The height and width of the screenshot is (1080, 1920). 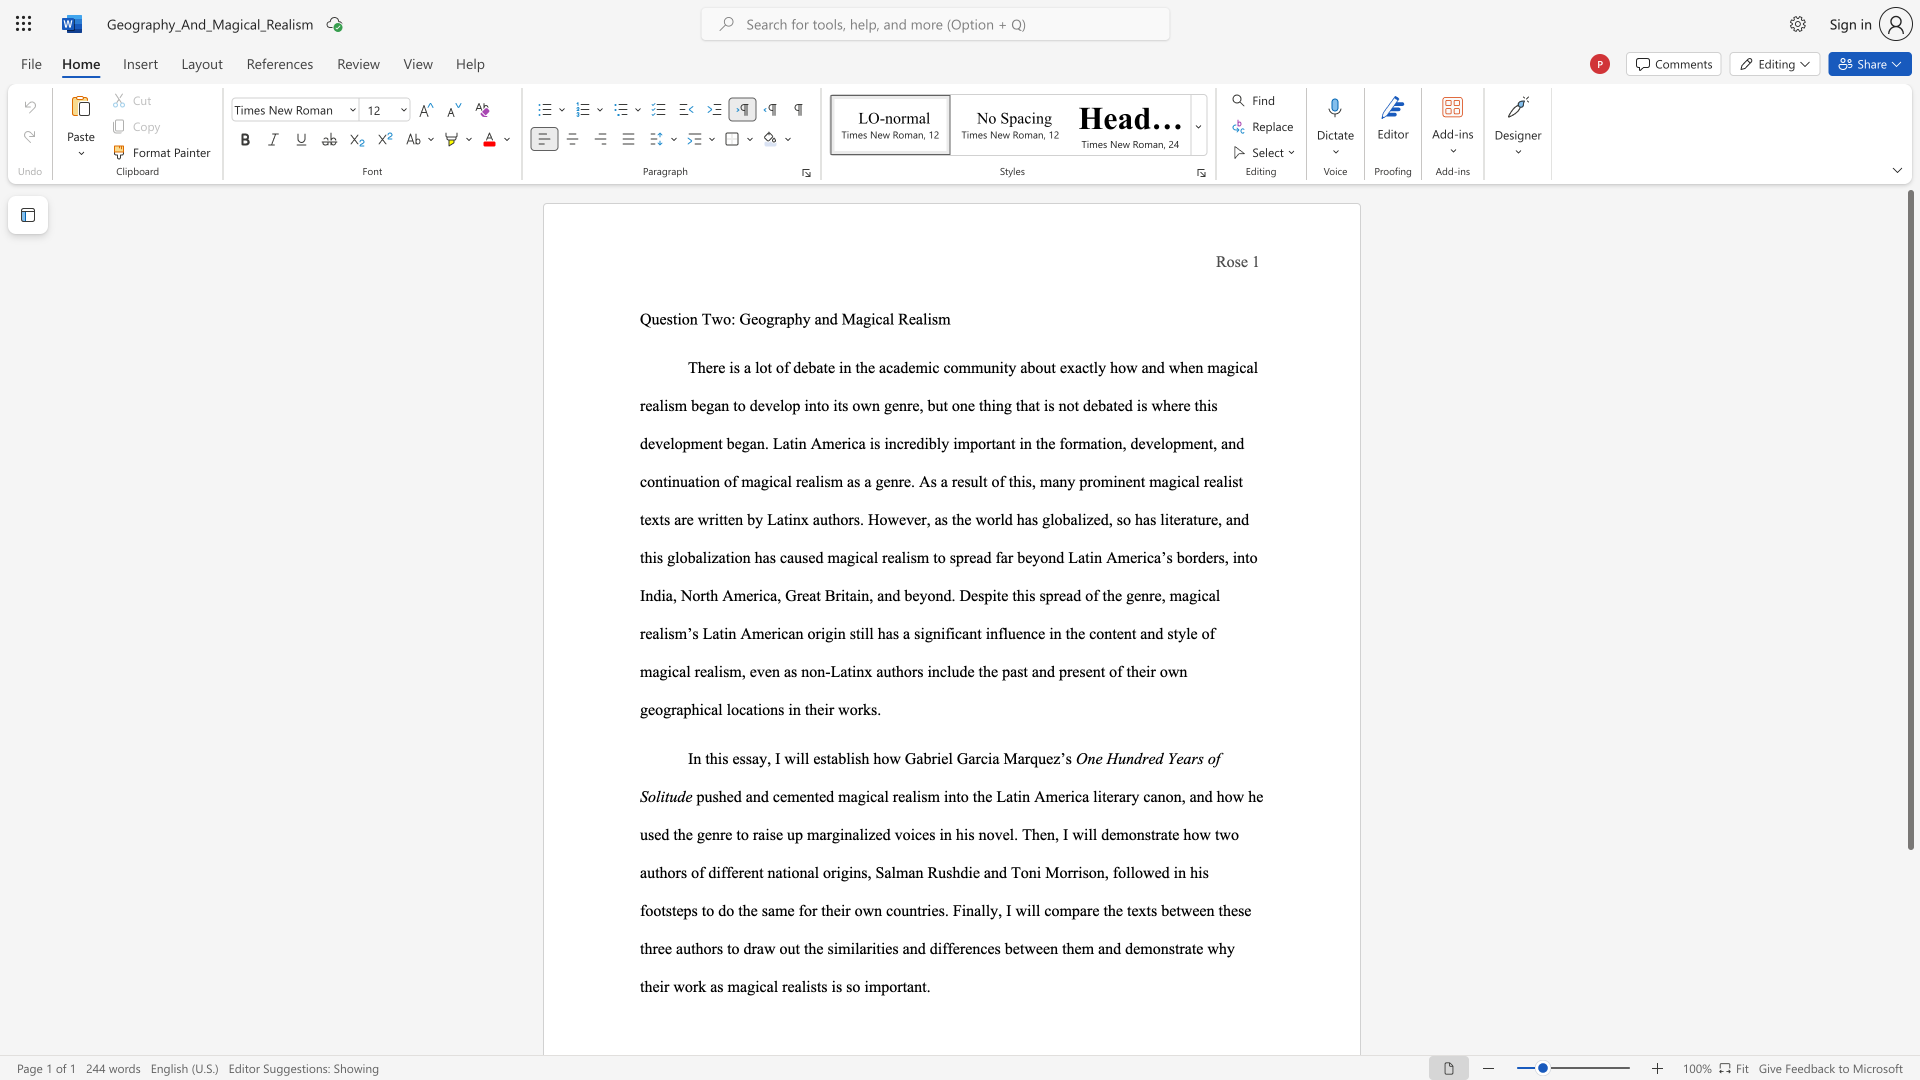 What do you see at coordinates (1909, 968) in the screenshot?
I see `the scrollbar to adjust the page downward` at bounding box center [1909, 968].